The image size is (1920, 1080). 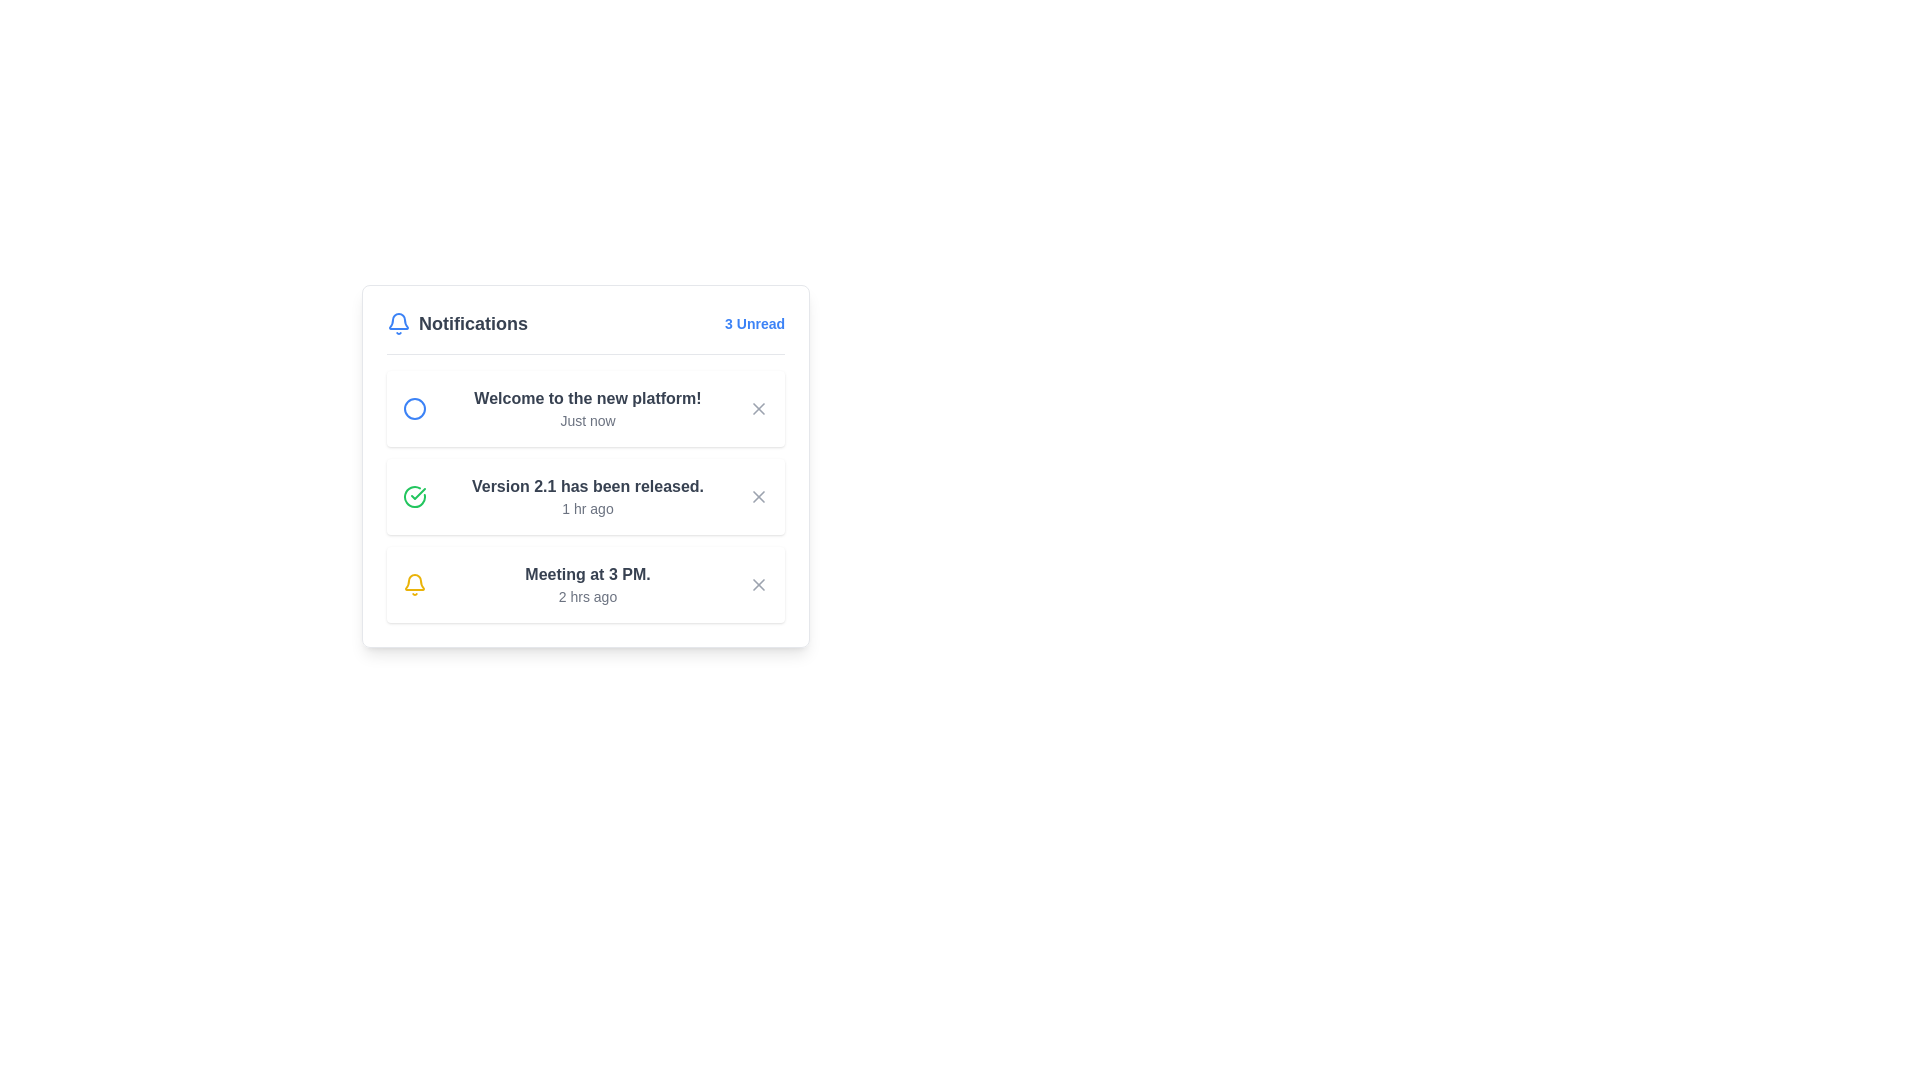 What do you see at coordinates (587, 508) in the screenshot?
I see `information displayed in the text label showing '1 hr ago', which is a small gray text located beneath the notification text 'Version 2.1 has been released.'` at bounding box center [587, 508].